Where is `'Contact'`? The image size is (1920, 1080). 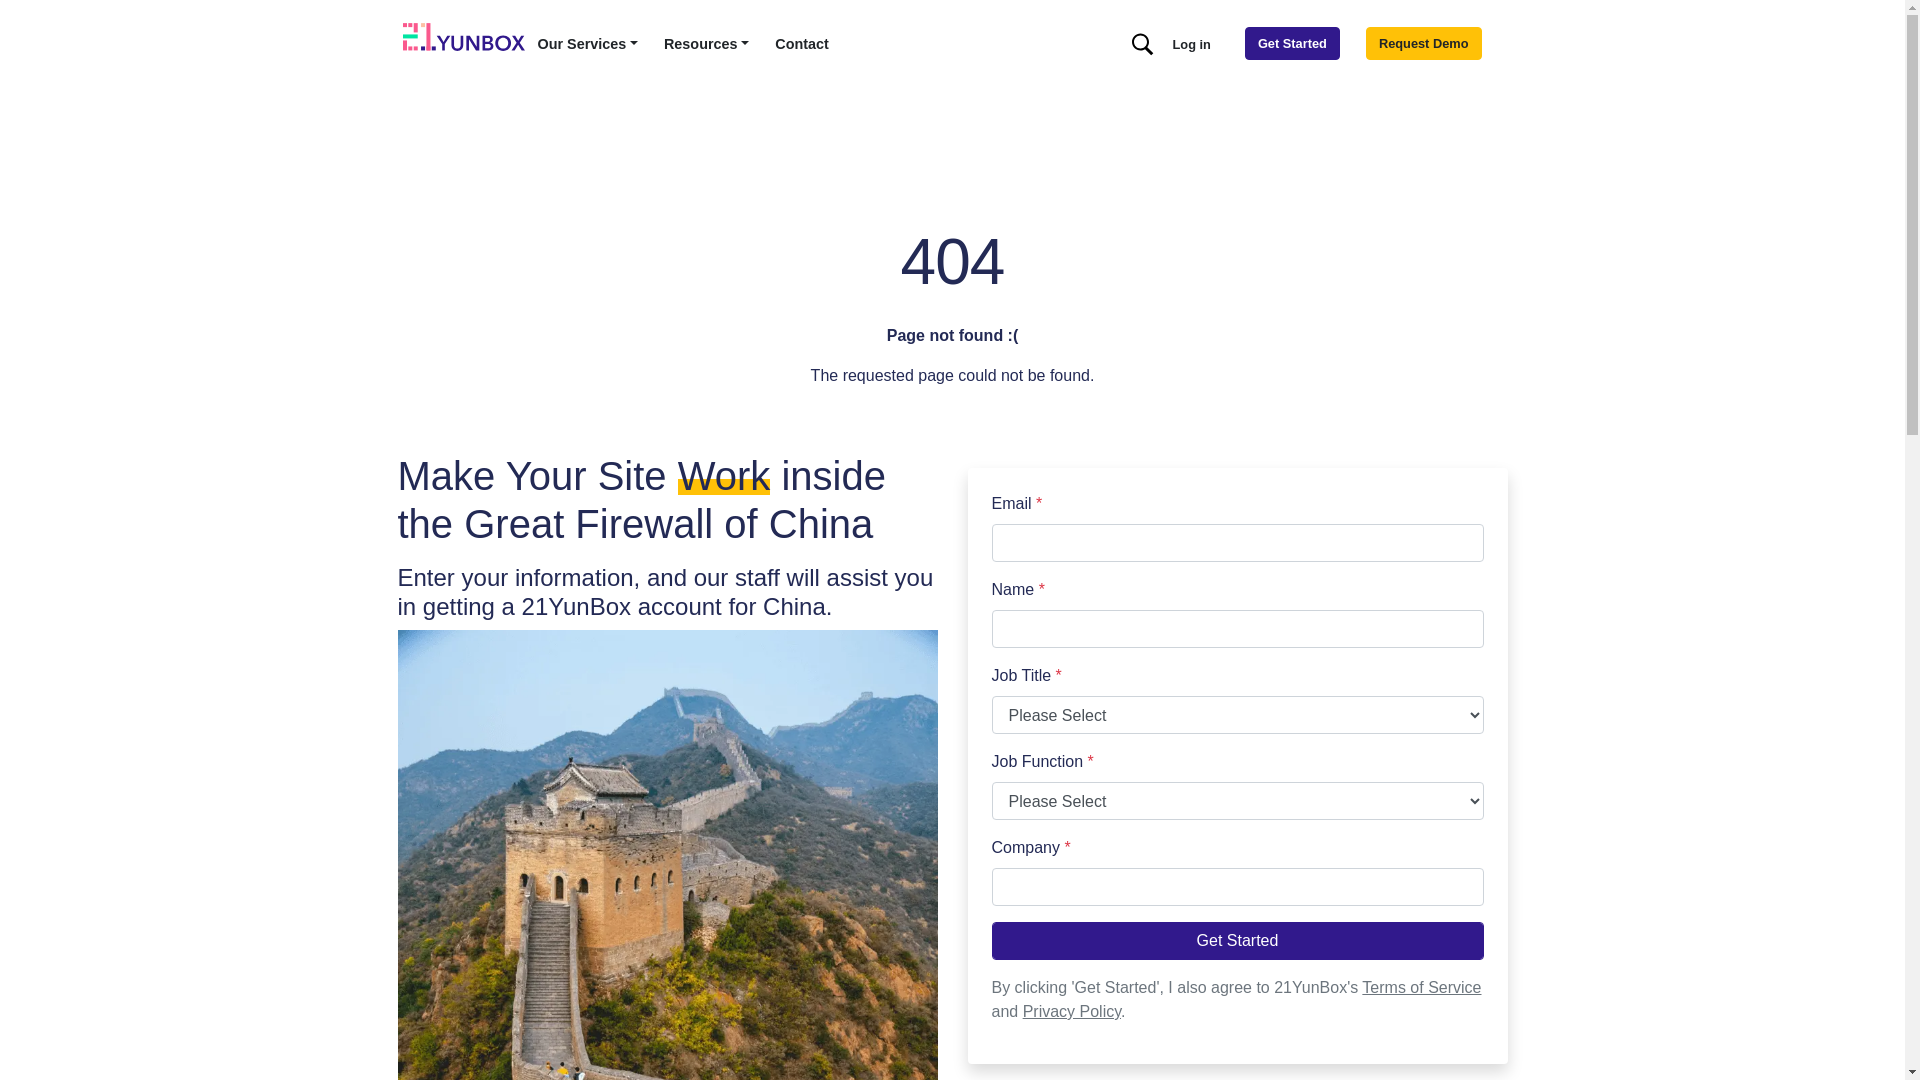
'Contact' is located at coordinates (766, 45).